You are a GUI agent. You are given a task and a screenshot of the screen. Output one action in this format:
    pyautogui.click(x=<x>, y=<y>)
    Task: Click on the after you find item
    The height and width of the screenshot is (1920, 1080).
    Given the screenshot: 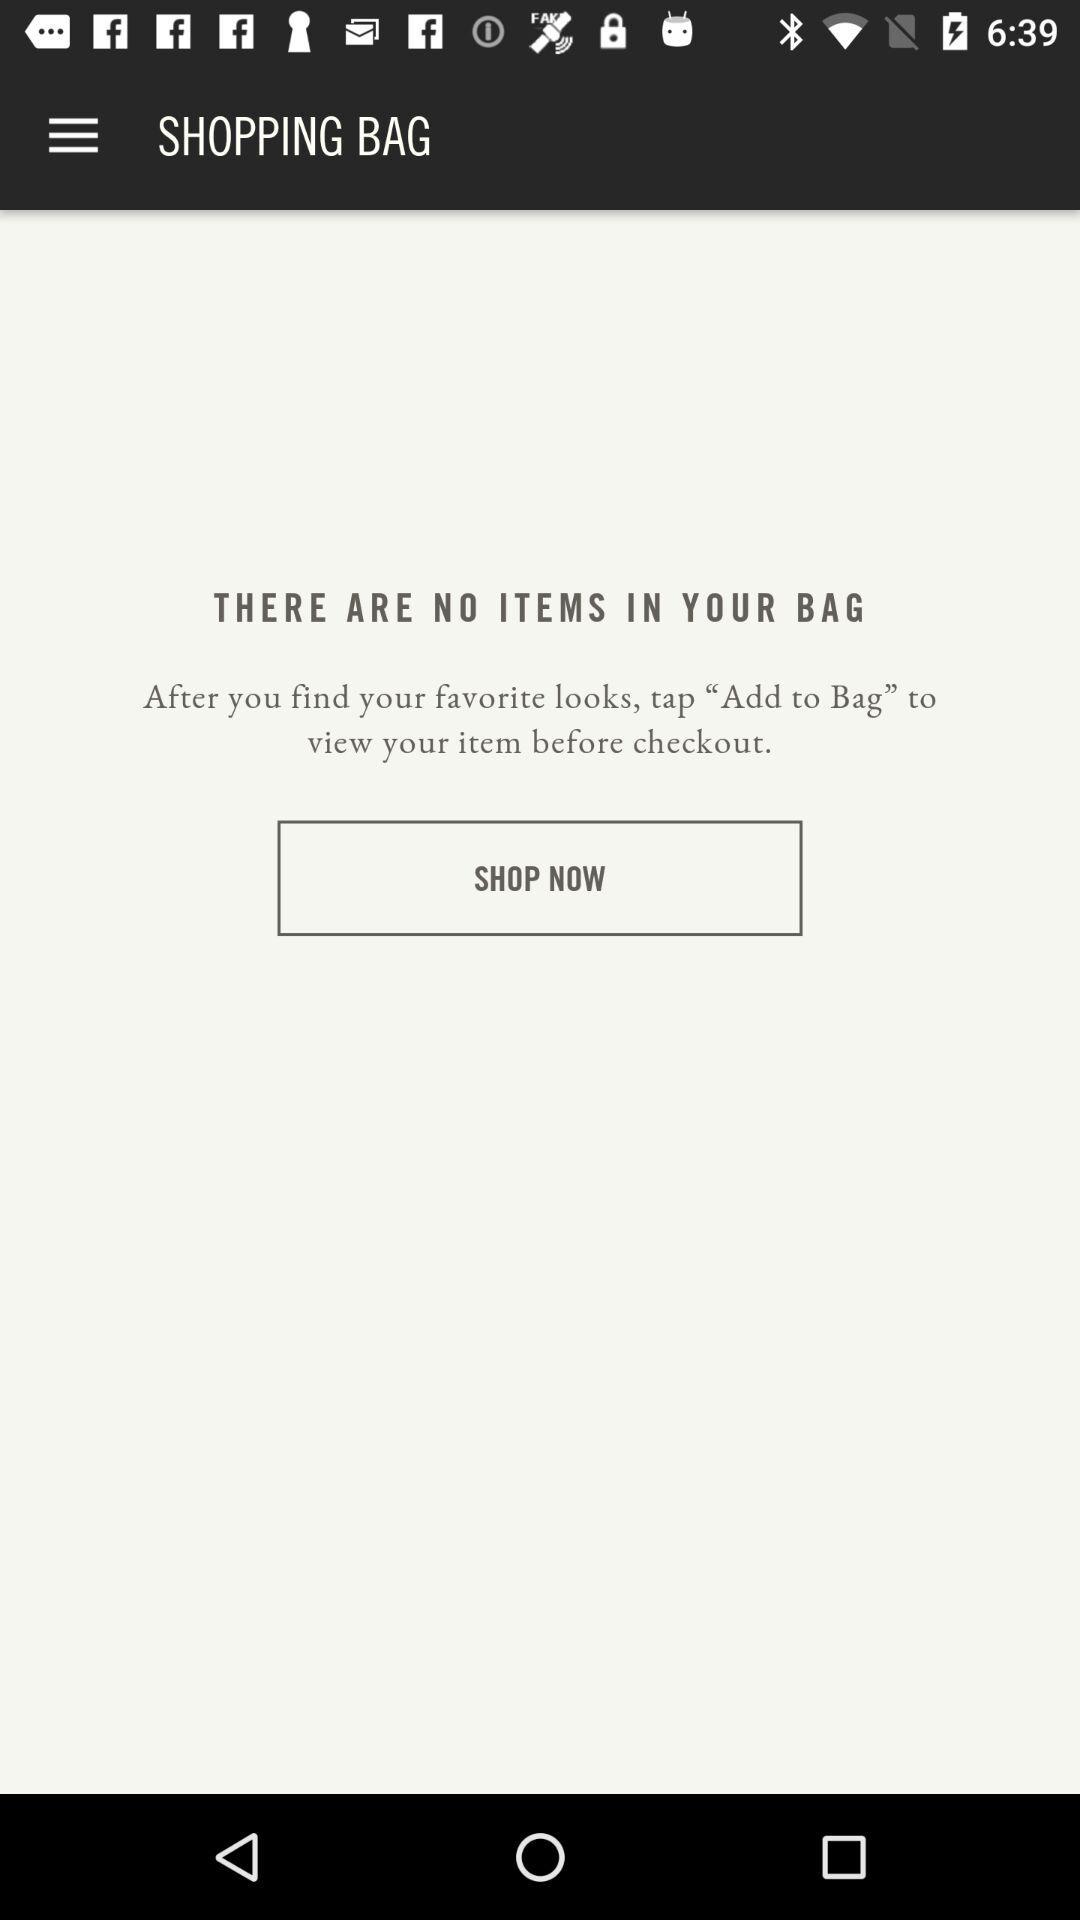 What is the action you would take?
    pyautogui.click(x=540, y=718)
    